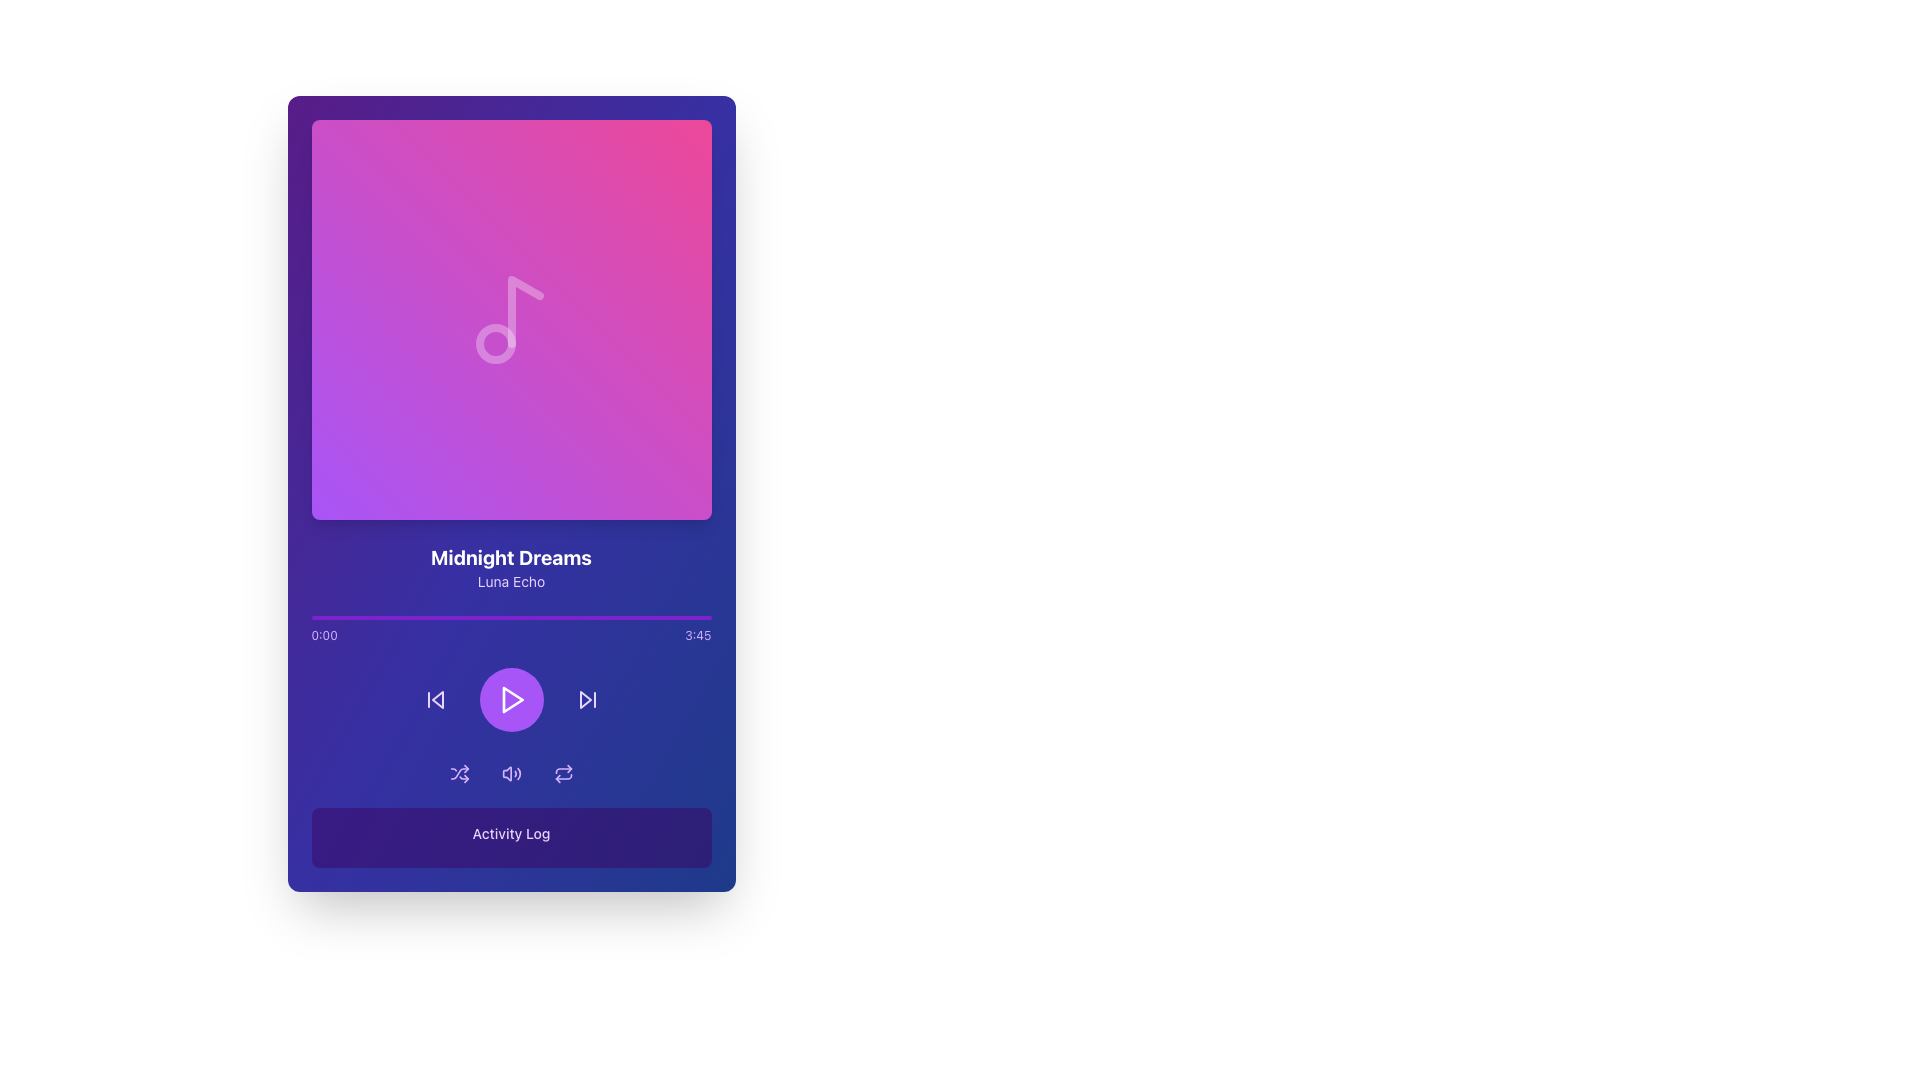  What do you see at coordinates (434, 698) in the screenshot?
I see `the skip-backward button, which is an icon represented as an arrow pointing left with a vertical line, located in the control bar of the music player to go to the previous track` at bounding box center [434, 698].